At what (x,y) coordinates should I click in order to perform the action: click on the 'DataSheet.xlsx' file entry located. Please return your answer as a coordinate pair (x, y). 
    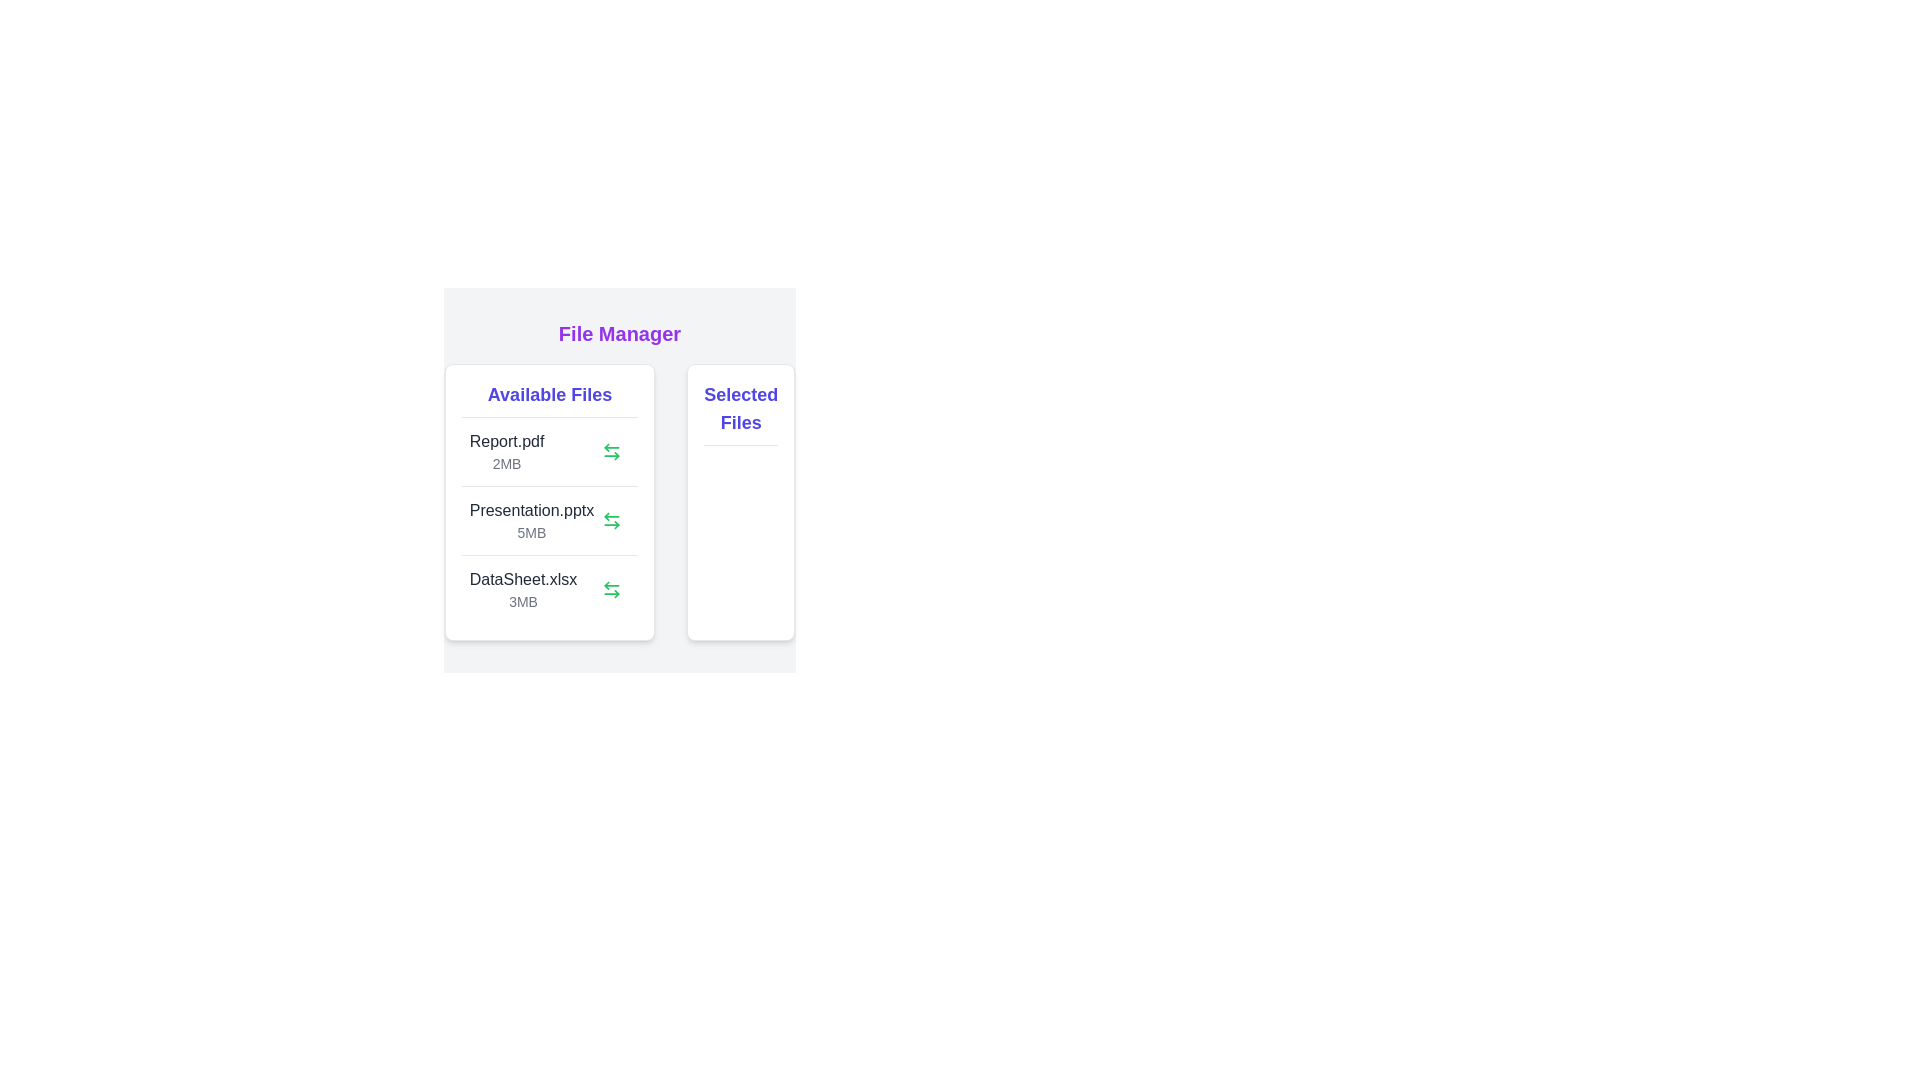
    Looking at the image, I should click on (523, 589).